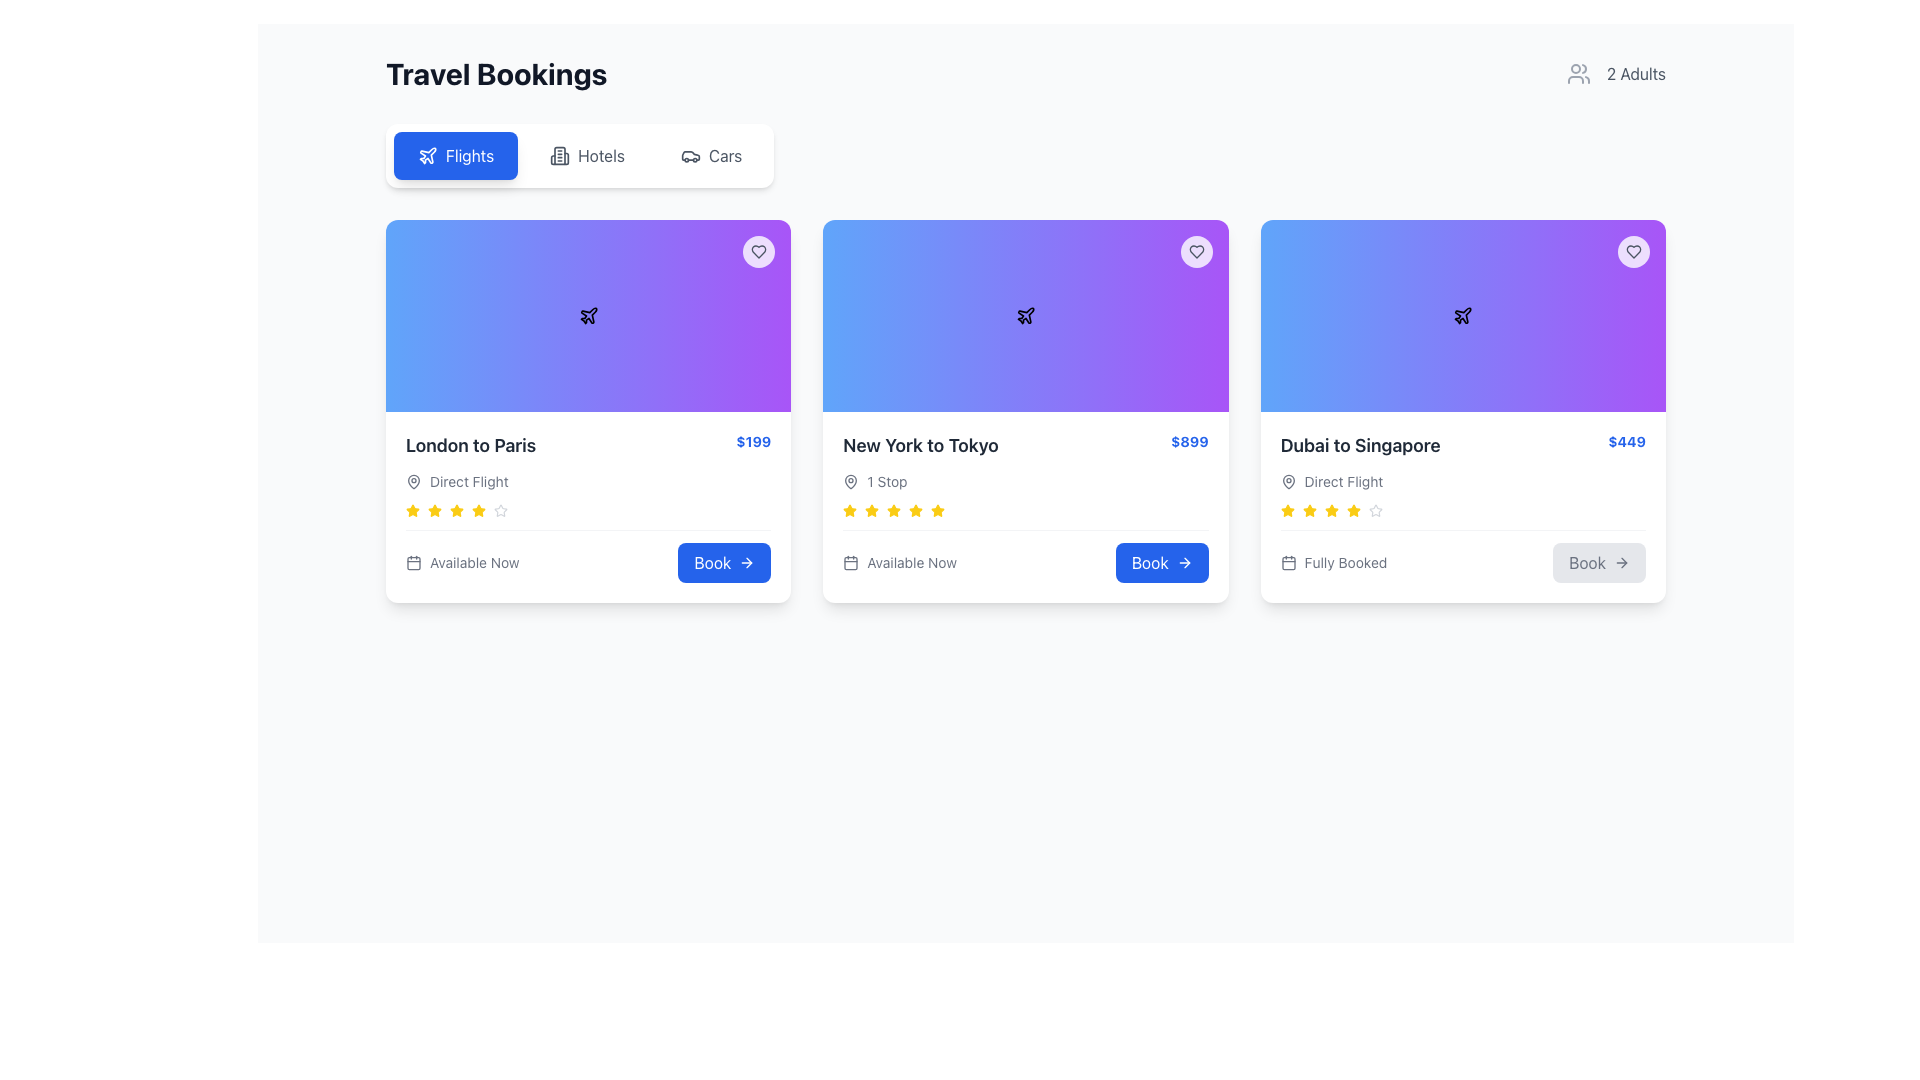  Describe the element at coordinates (711, 154) in the screenshot. I see `the third button in the horizontal group located to the right of 'Flights' and 'Hotels'` at that location.